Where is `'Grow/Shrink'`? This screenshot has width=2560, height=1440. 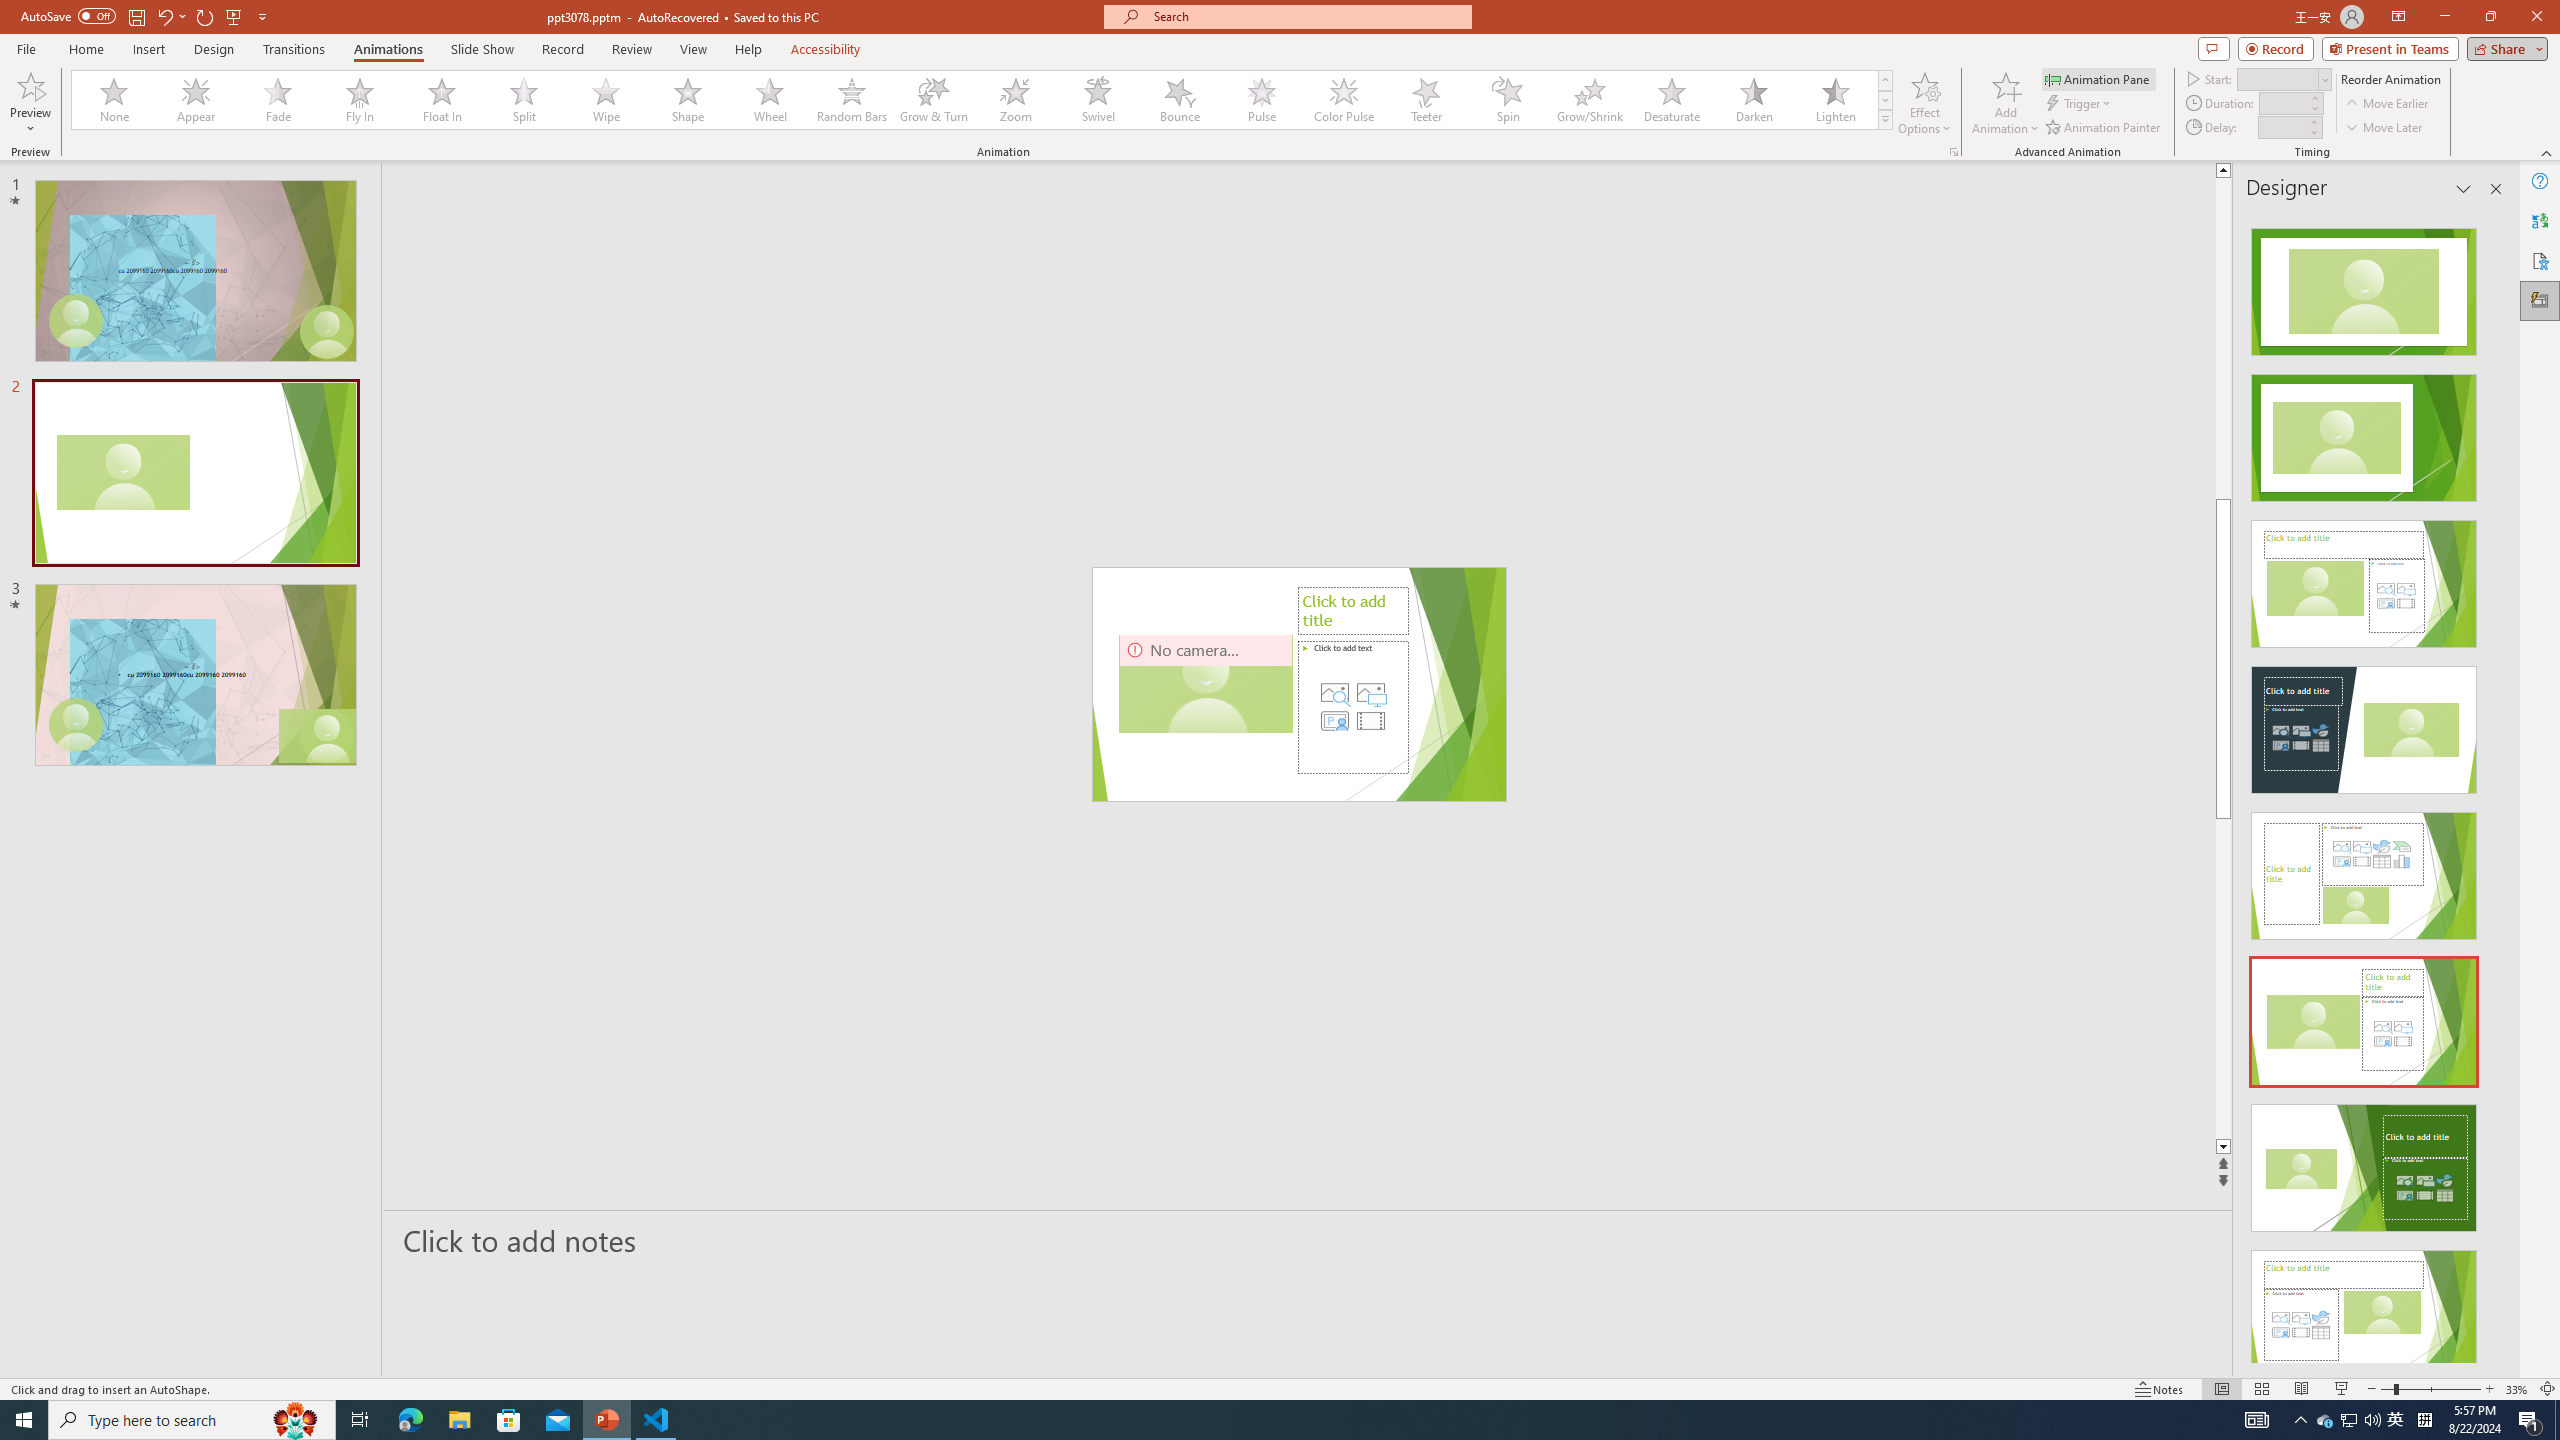 'Grow/Shrink' is located at coordinates (1589, 99).